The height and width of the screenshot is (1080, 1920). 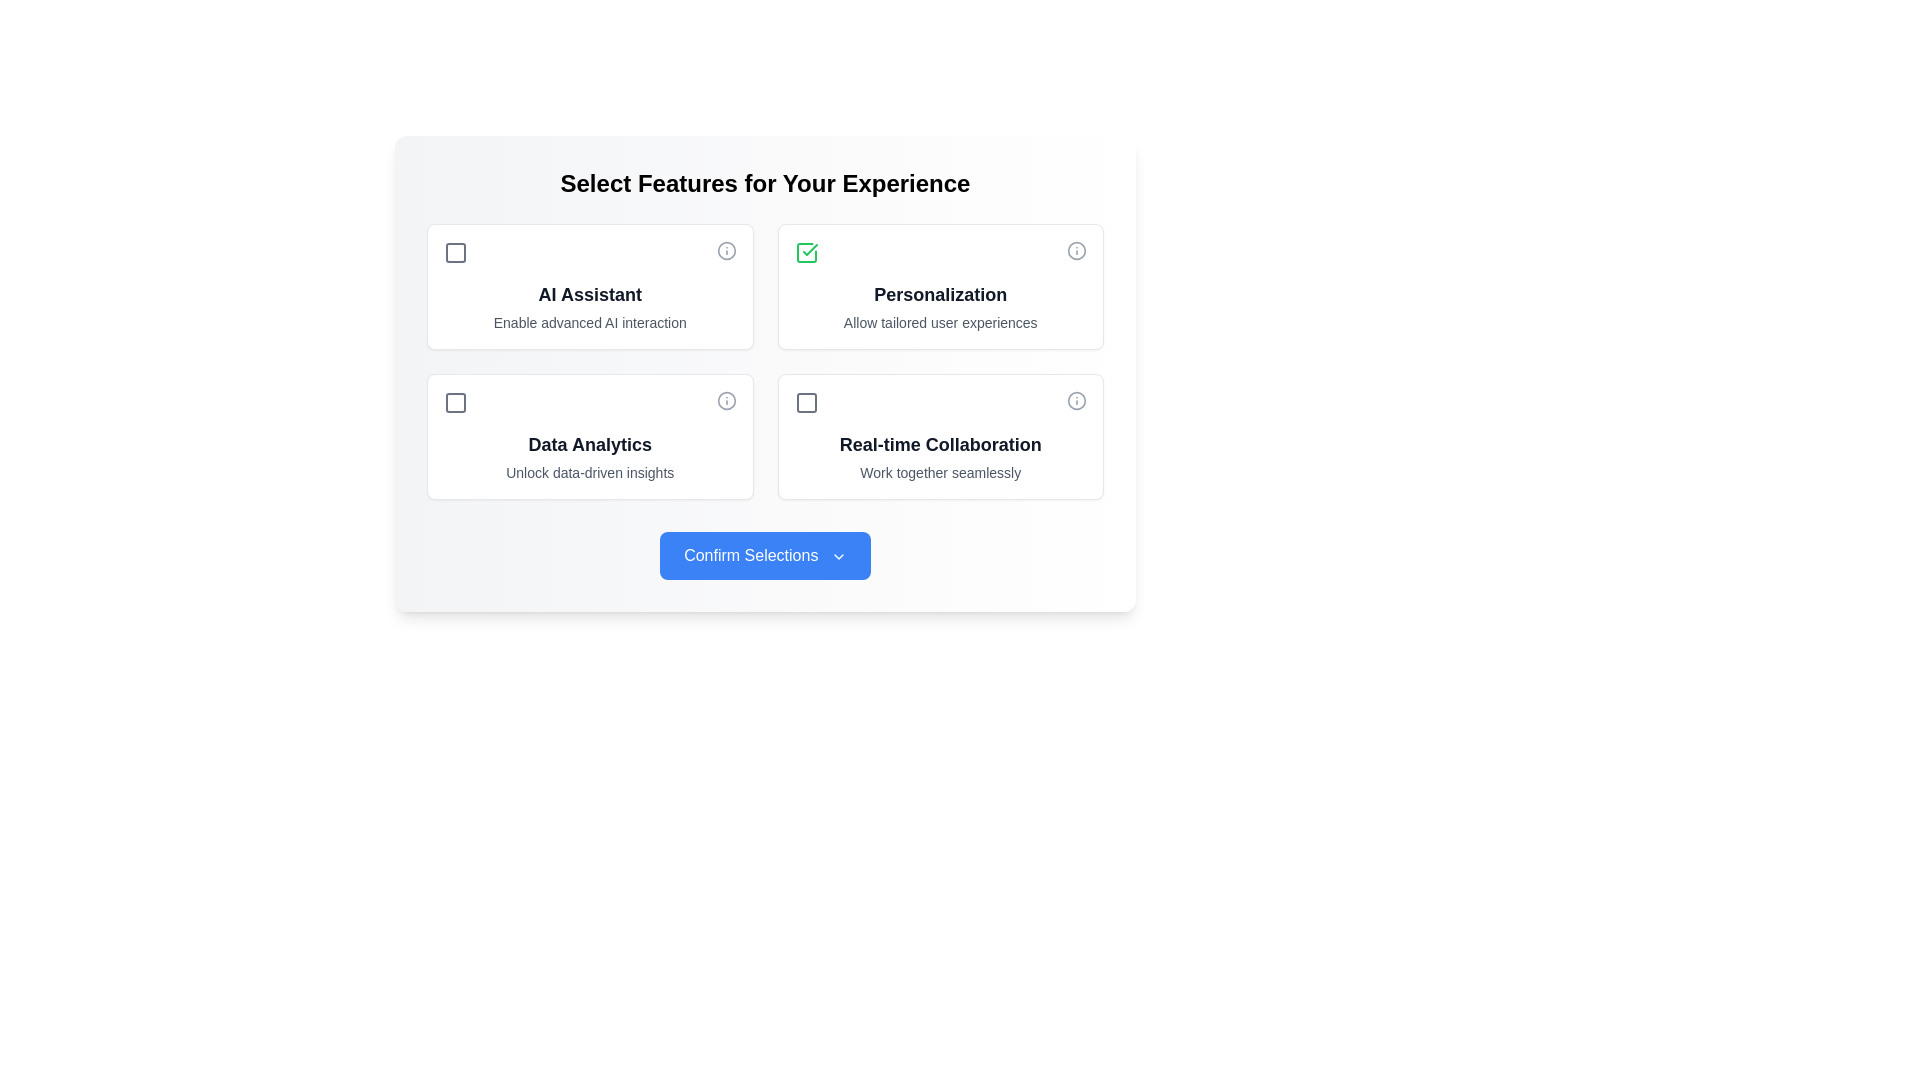 What do you see at coordinates (838, 556) in the screenshot?
I see `the Chevron Icon located to the right of the 'Confirm Selections' button` at bounding box center [838, 556].